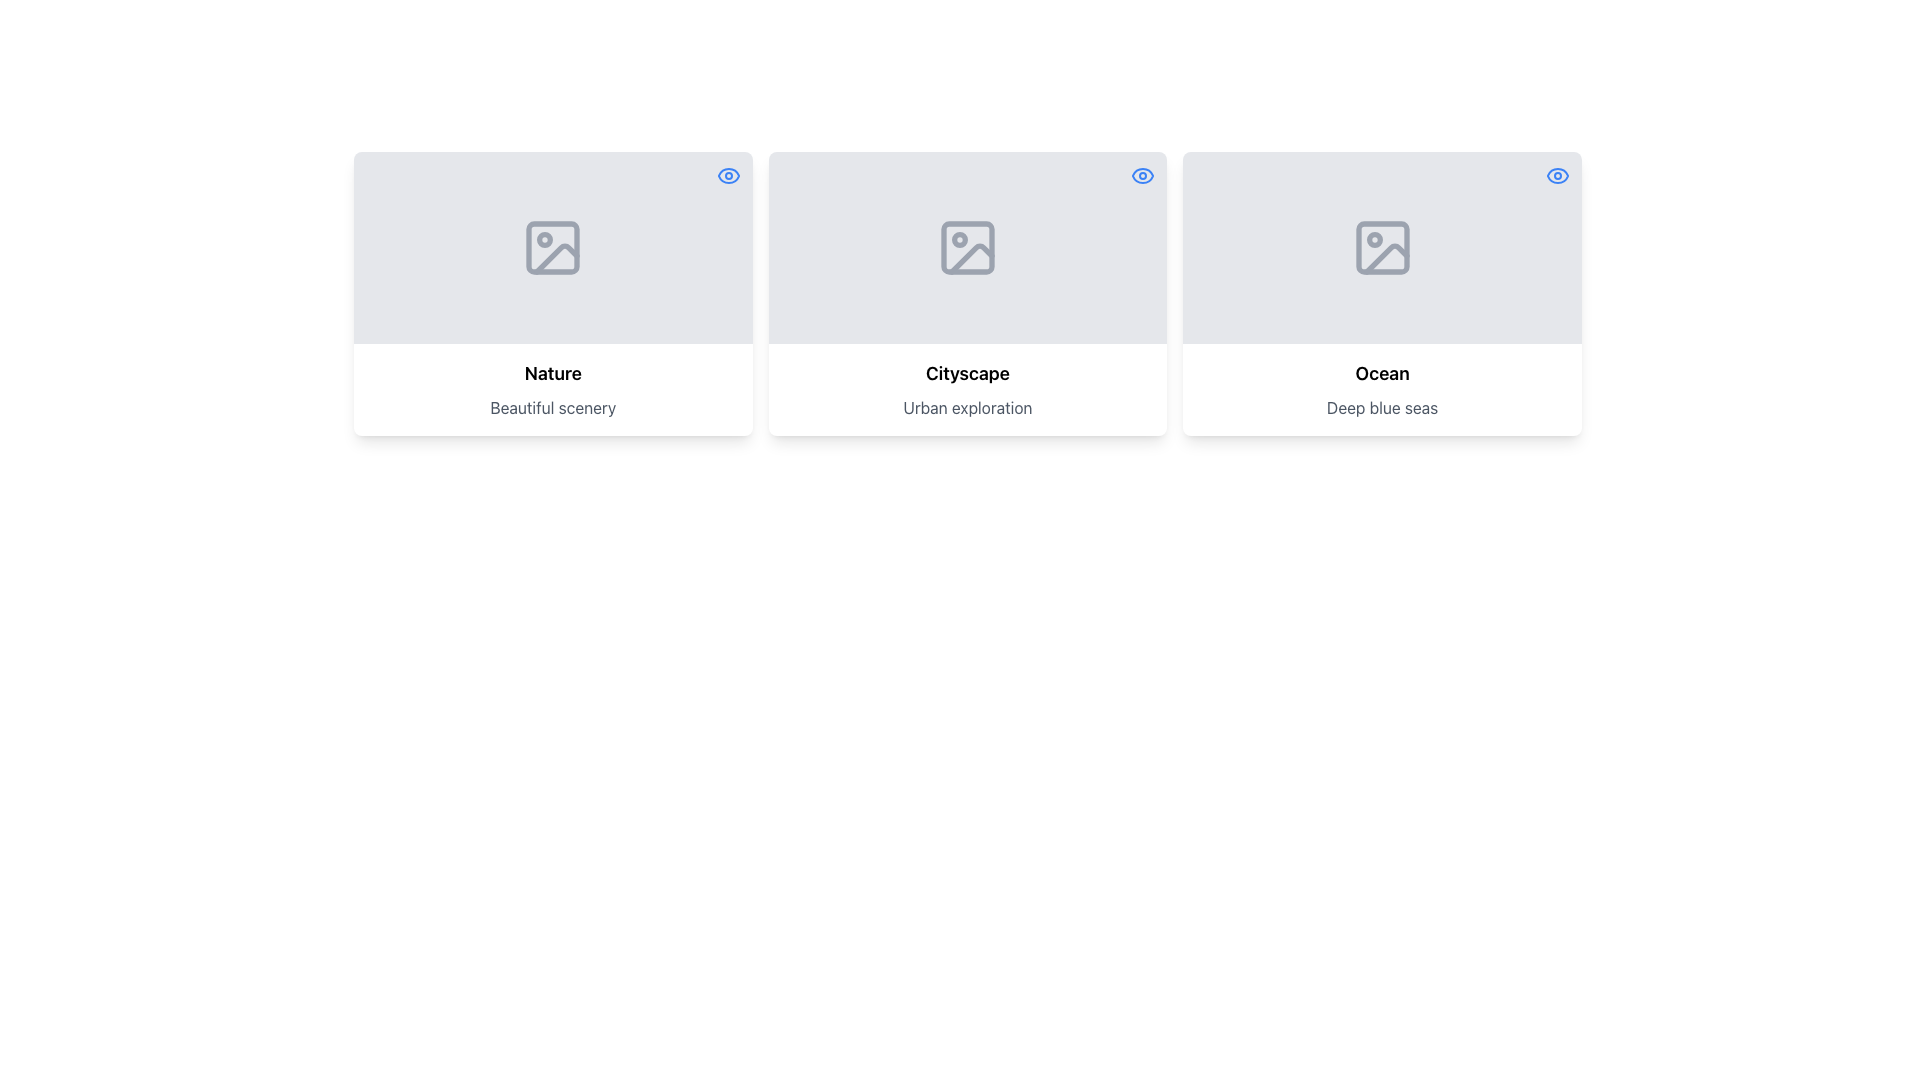  Describe the element at coordinates (968, 407) in the screenshot. I see `the text element displaying 'Urban exploration' in light gray, located below the 'Cityscape' title within a card layout` at that location.